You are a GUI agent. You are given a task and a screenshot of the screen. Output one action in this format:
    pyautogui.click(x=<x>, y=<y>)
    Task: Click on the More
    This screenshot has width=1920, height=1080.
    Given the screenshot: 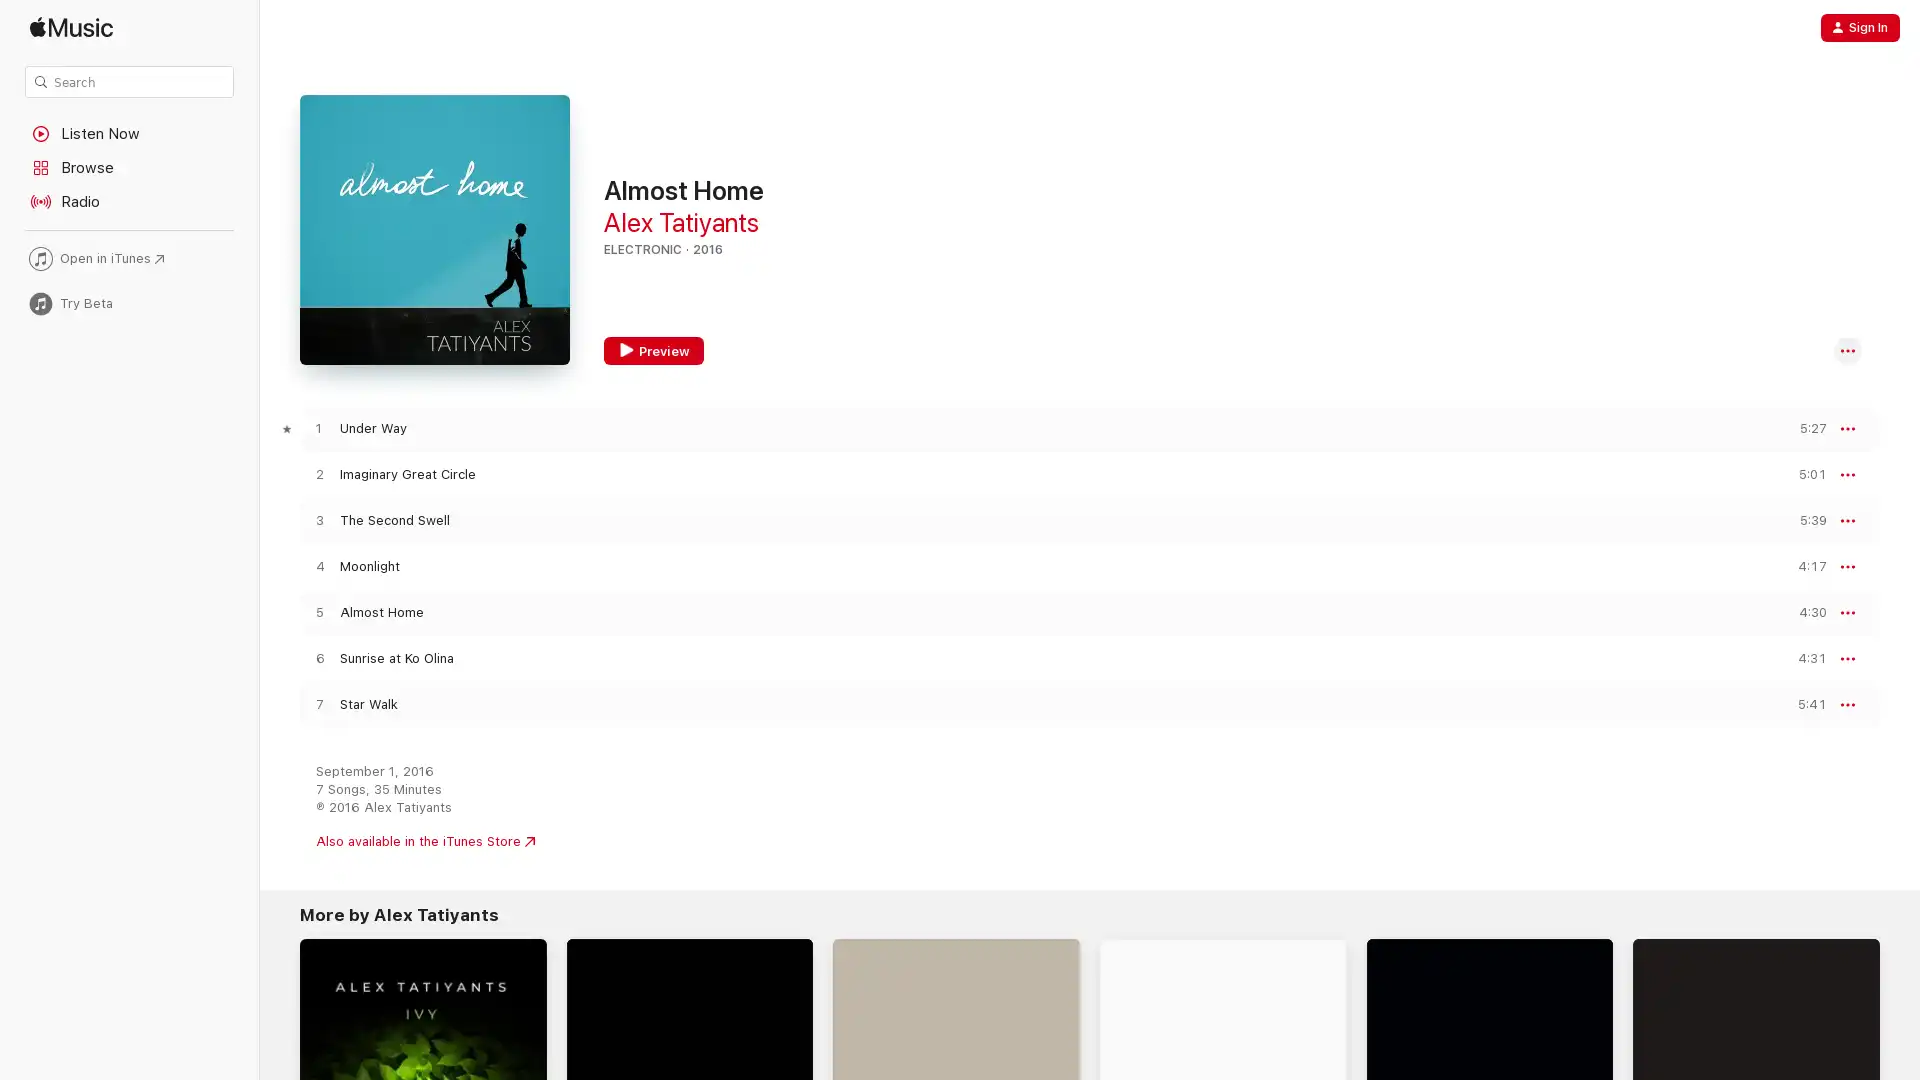 What is the action you would take?
    pyautogui.click(x=1847, y=519)
    